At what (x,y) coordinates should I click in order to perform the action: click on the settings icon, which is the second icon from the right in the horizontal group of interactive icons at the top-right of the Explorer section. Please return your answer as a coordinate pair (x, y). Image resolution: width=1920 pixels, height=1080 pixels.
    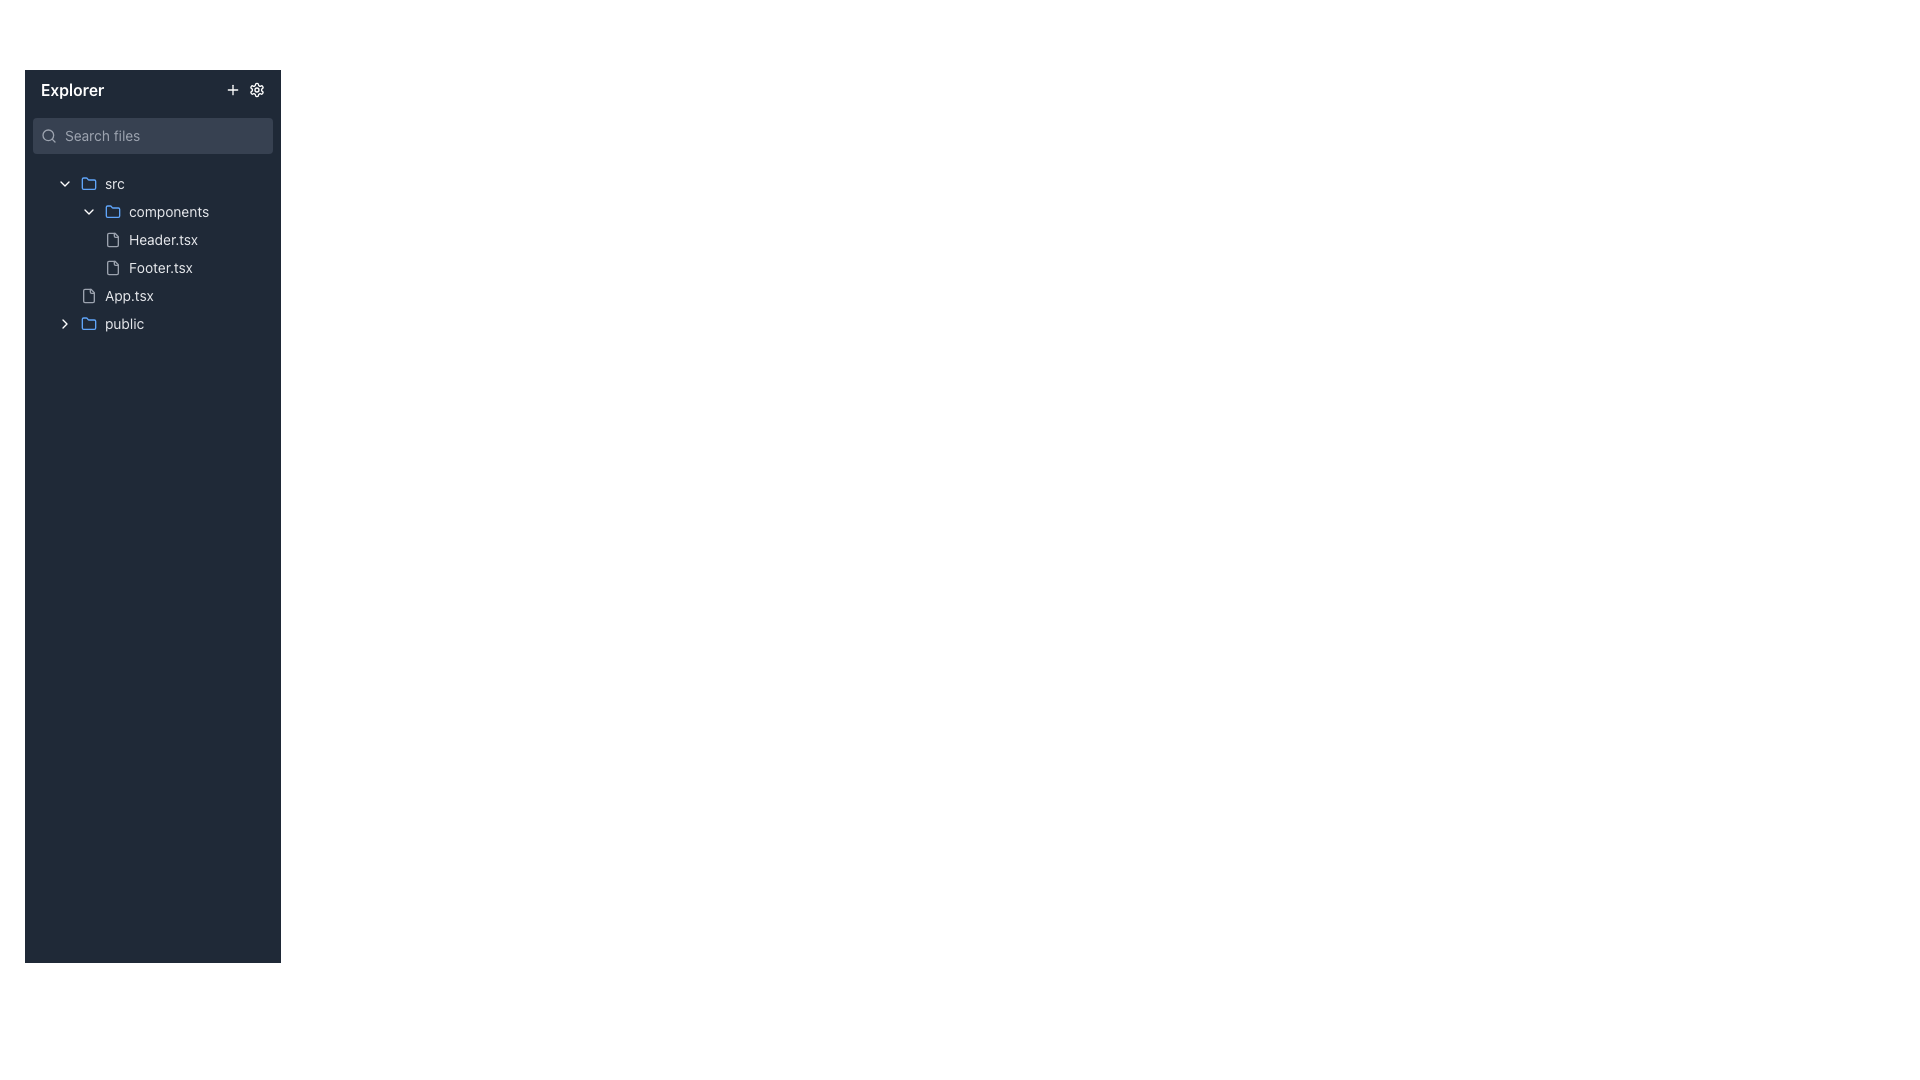
    Looking at the image, I should click on (256, 88).